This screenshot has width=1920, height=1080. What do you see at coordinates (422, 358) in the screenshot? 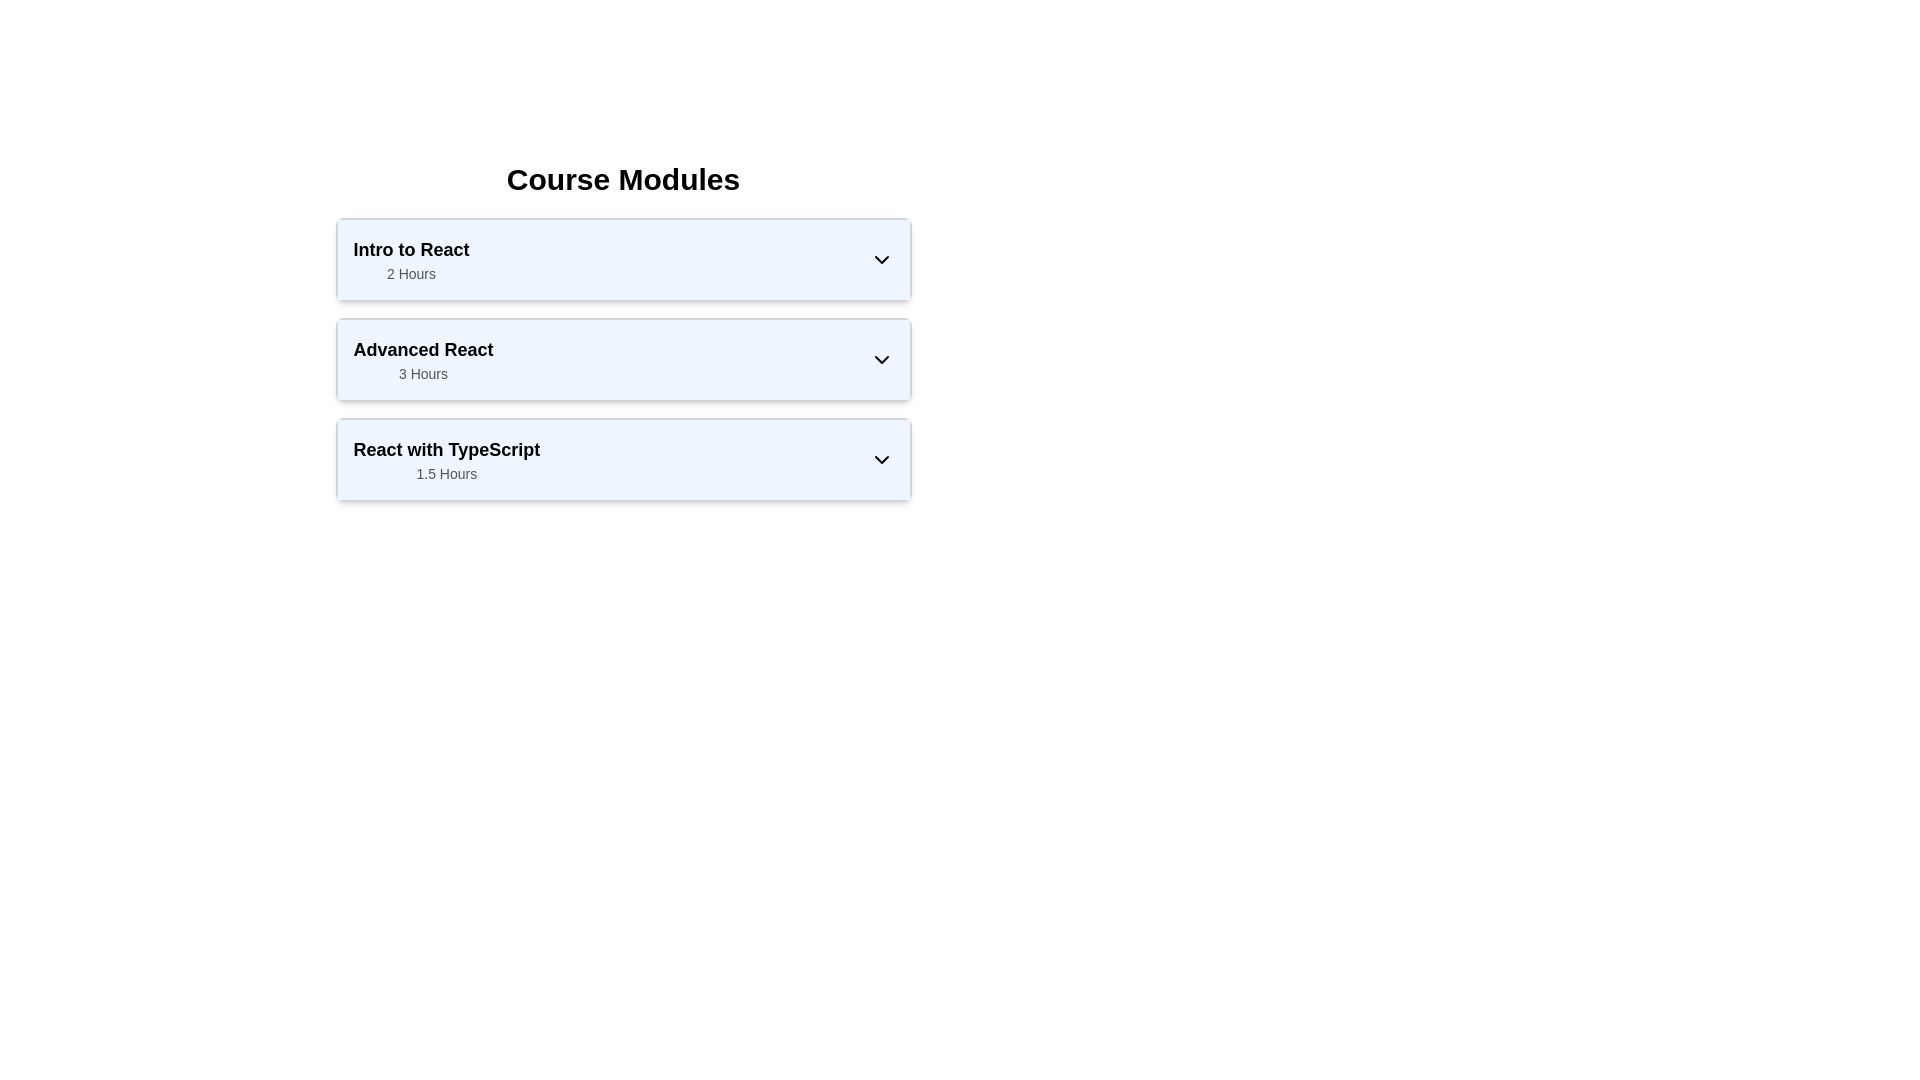
I see `the text-based display component that shows the title and duration of a specific course module, positioned between 'Intro to React' and 'React with TypeScript'` at bounding box center [422, 358].